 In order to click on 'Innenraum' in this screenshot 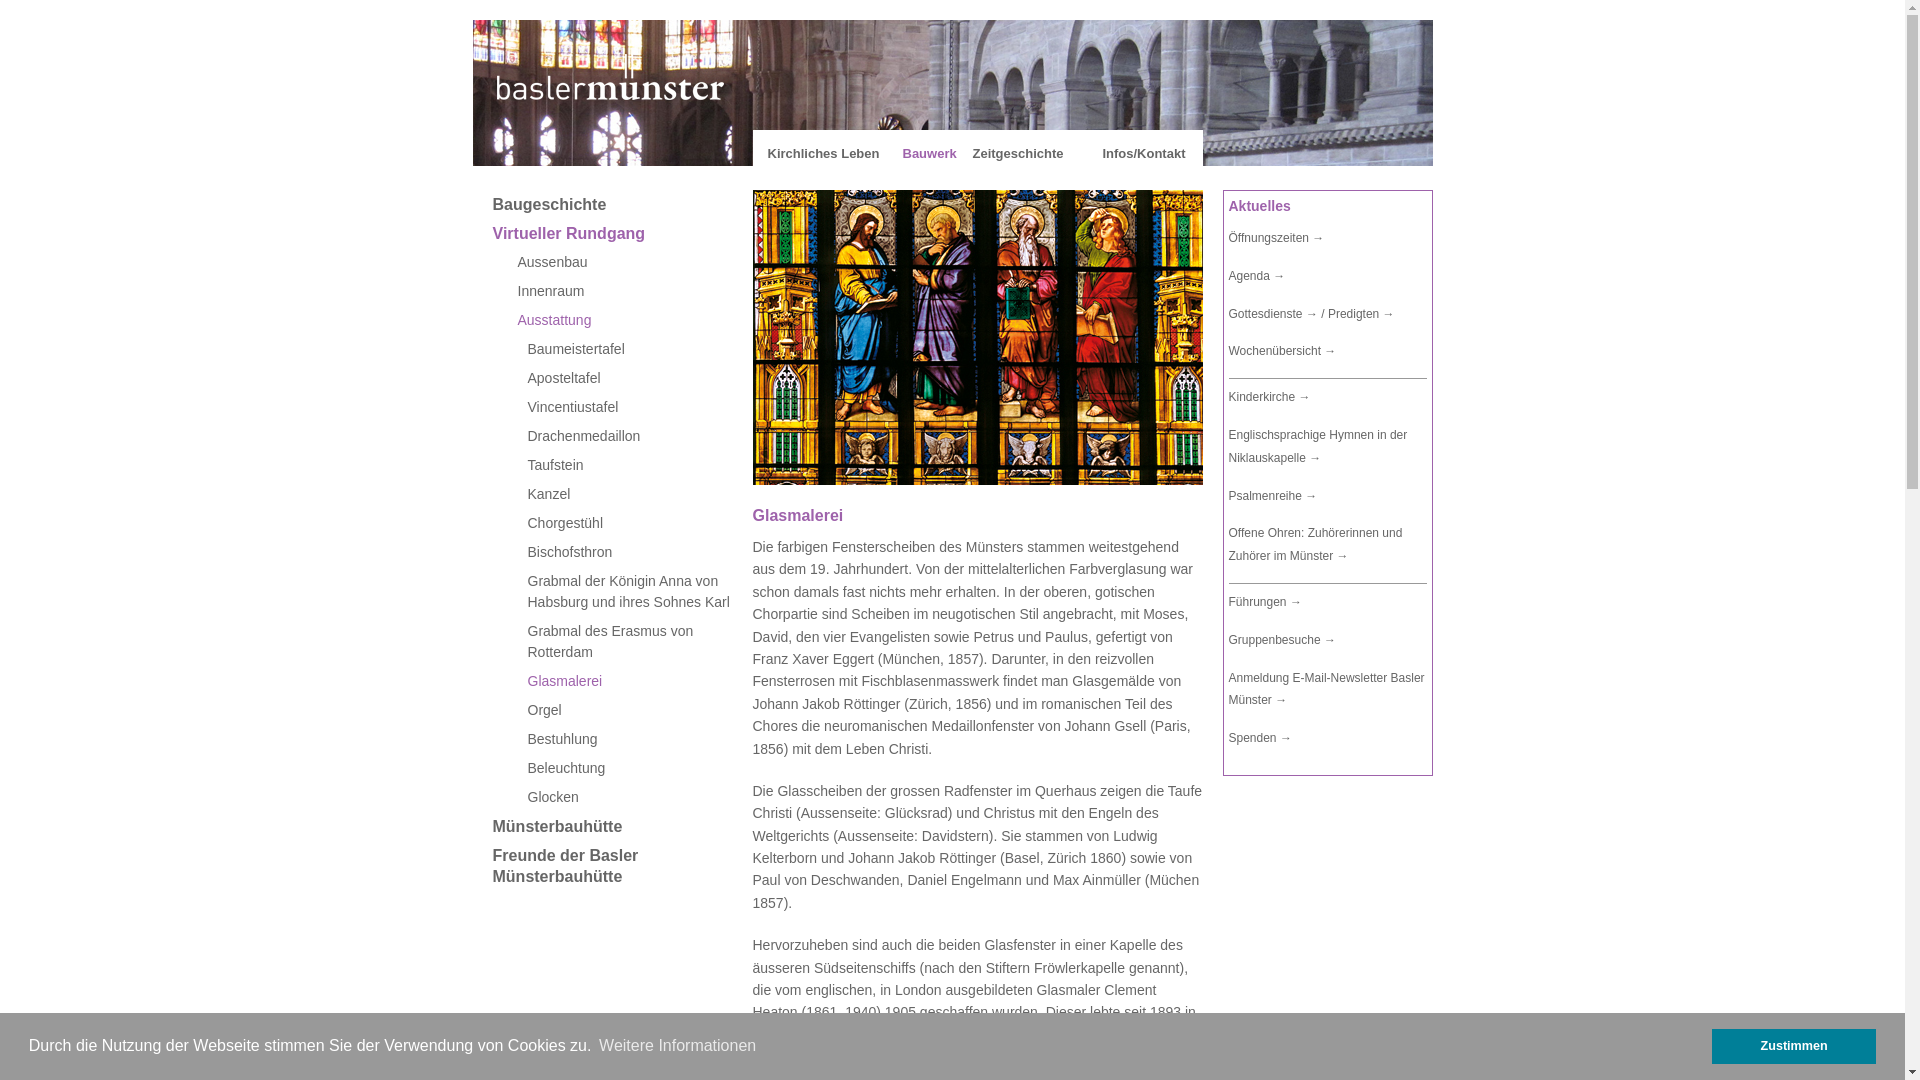, I will do `click(626, 291)`.